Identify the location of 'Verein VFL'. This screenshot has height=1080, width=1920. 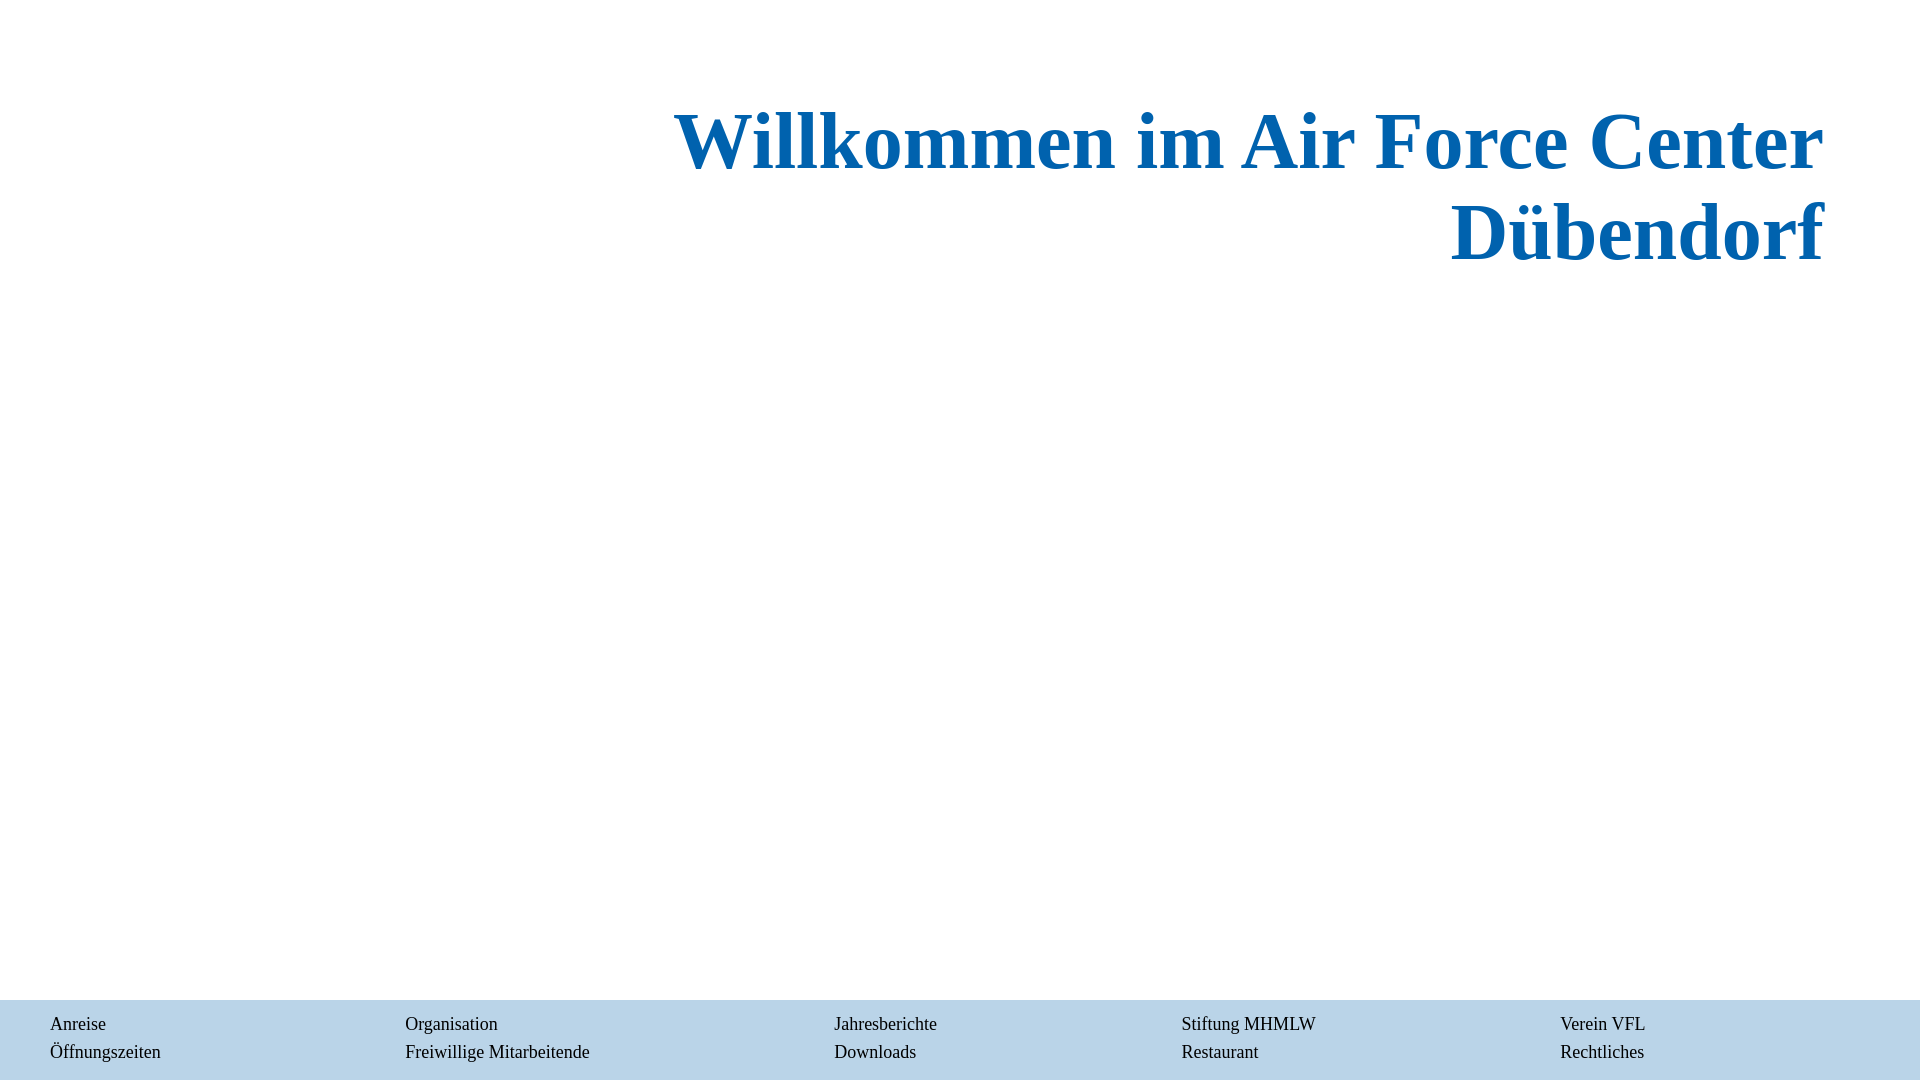
(1602, 1023).